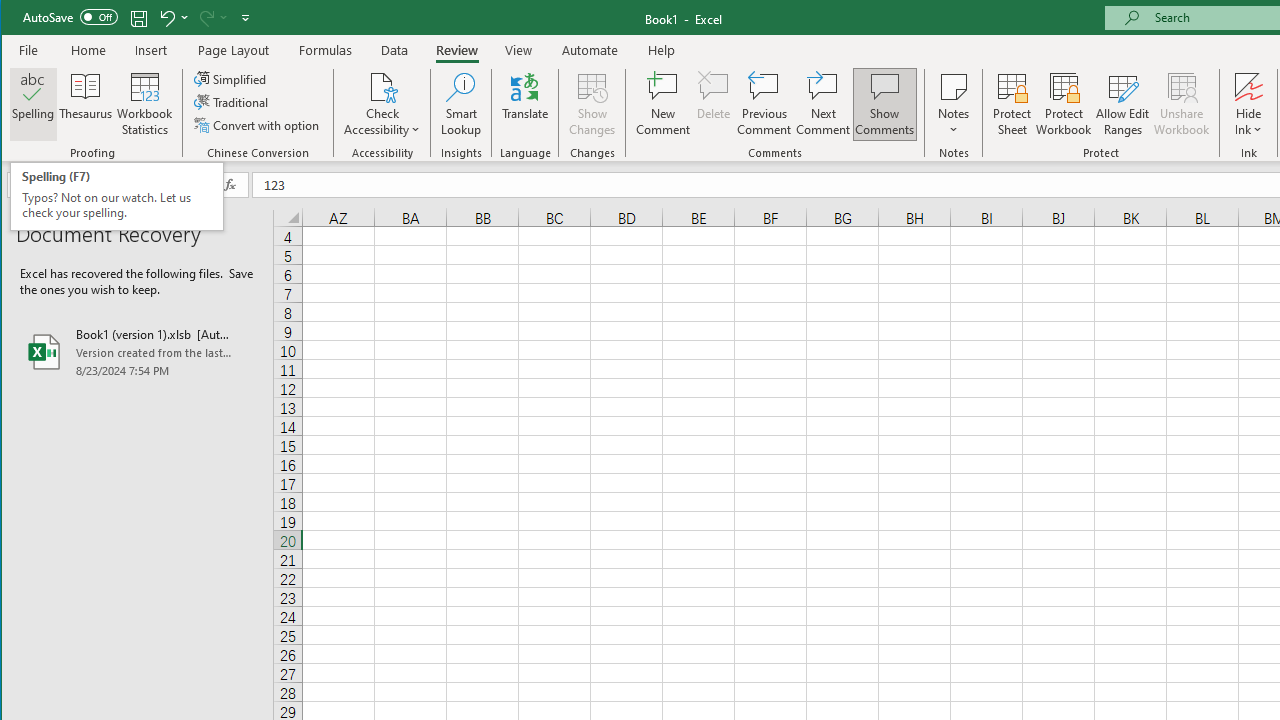 This screenshot has height=720, width=1280. I want to click on 'Protect Workbook...', so click(1063, 104).